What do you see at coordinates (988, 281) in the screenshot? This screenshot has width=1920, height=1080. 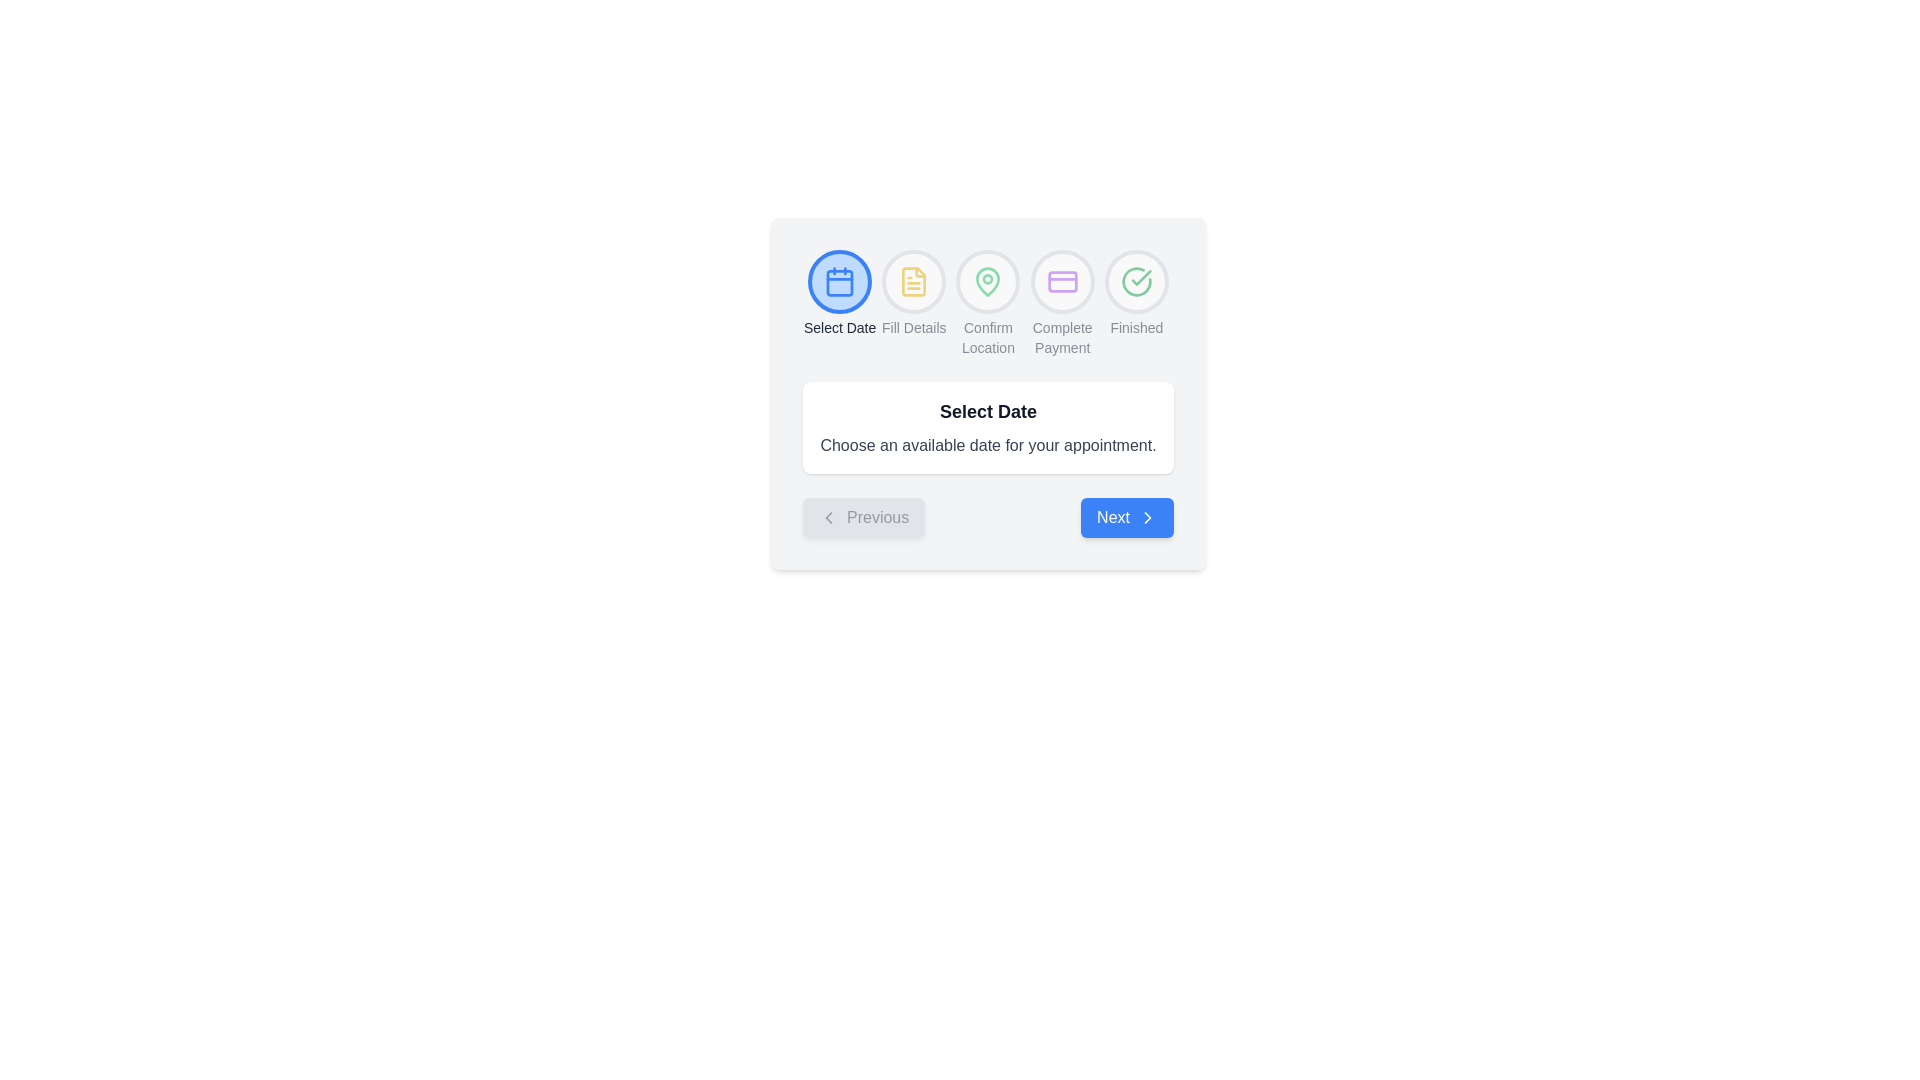 I see `the decorative icon component that represents the 'Confirm Location' step in the multi-step navigation interface, which is the third icon from the left in the horizontal sequence` at bounding box center [988, 281].